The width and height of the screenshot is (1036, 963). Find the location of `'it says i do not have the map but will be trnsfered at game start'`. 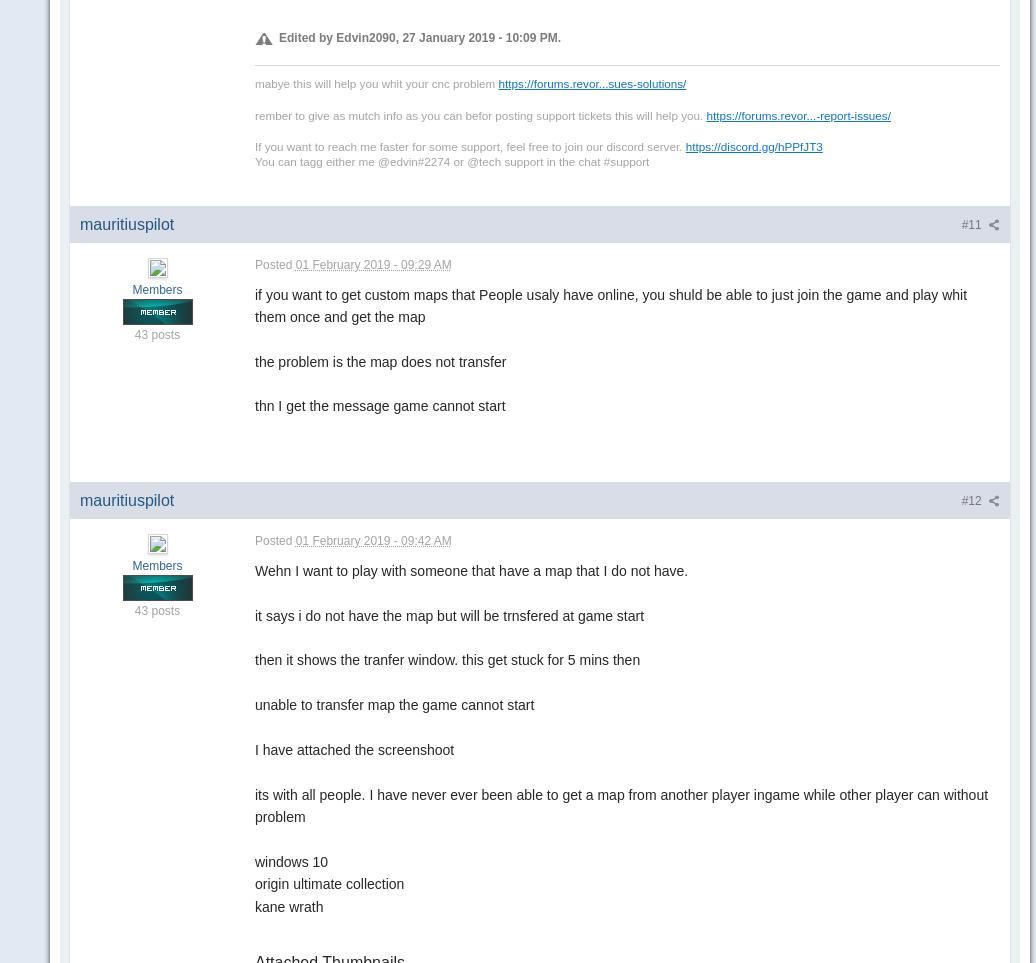

'it says i do not have the map but will be trnsfered at game start' is located at coordinates (449, 613).